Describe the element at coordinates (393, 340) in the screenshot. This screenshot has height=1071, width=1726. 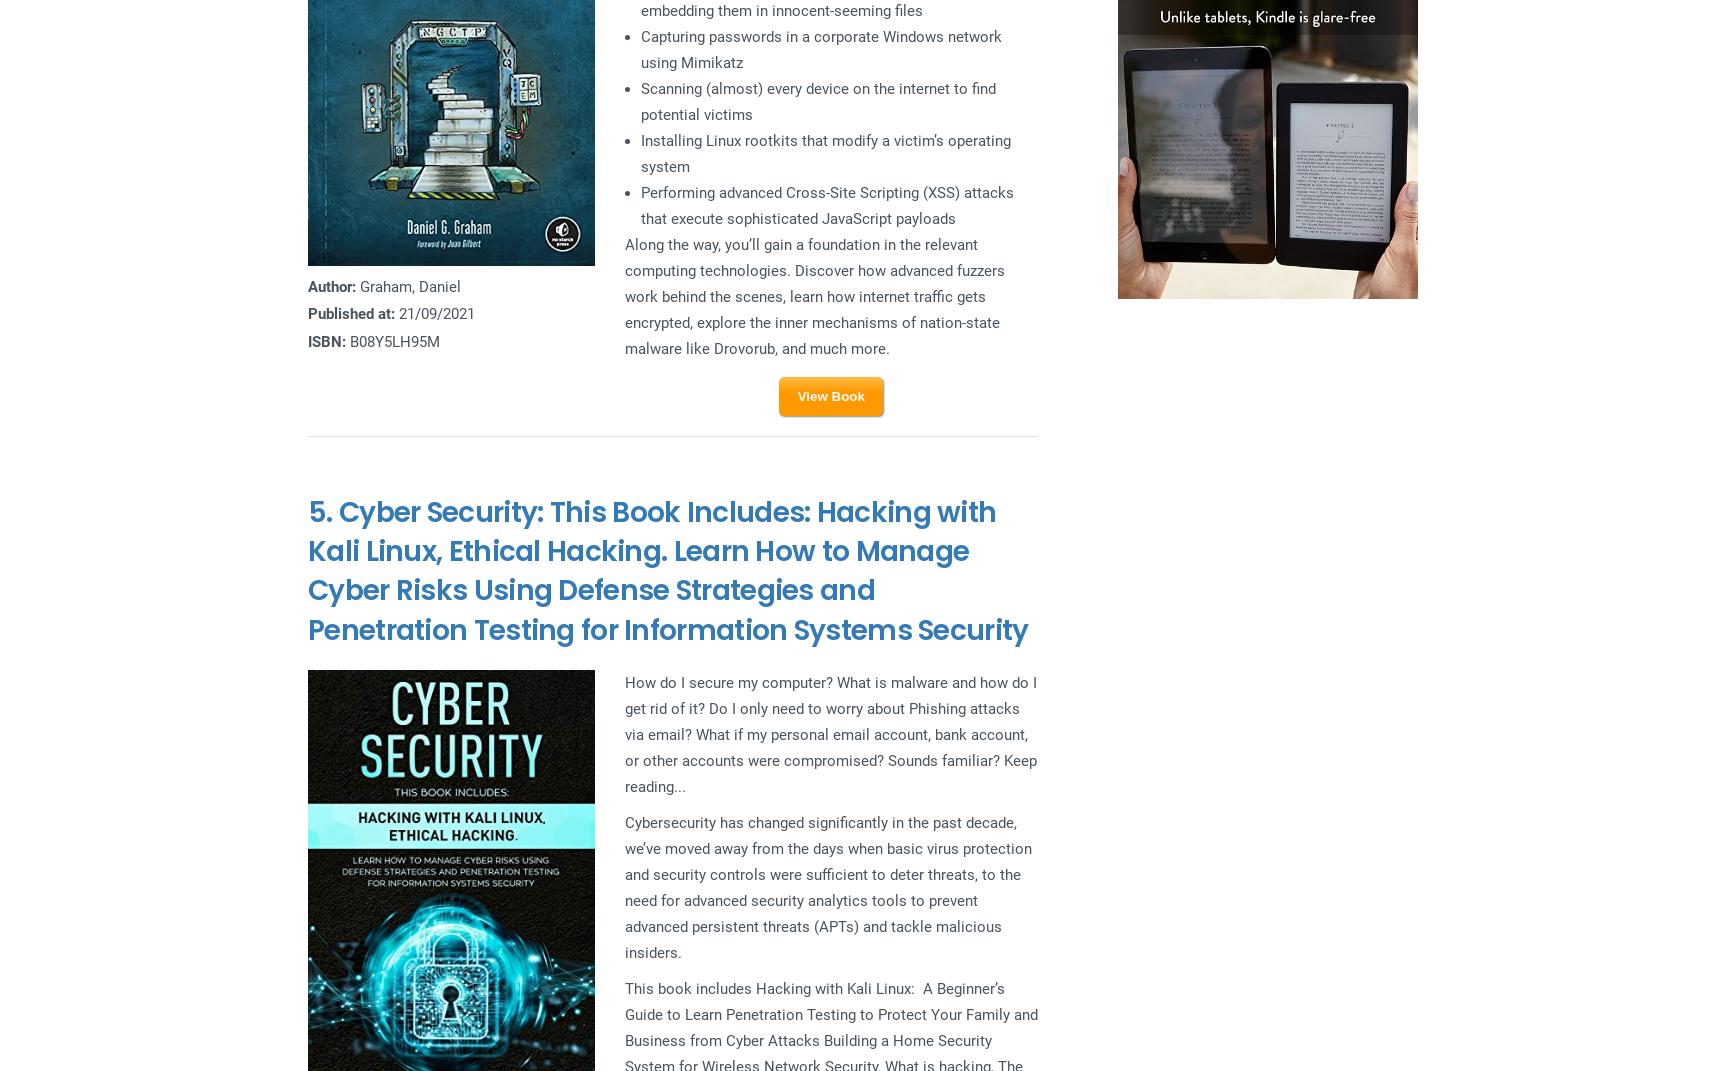
I see `'B08Y5LH95M'` at that location.